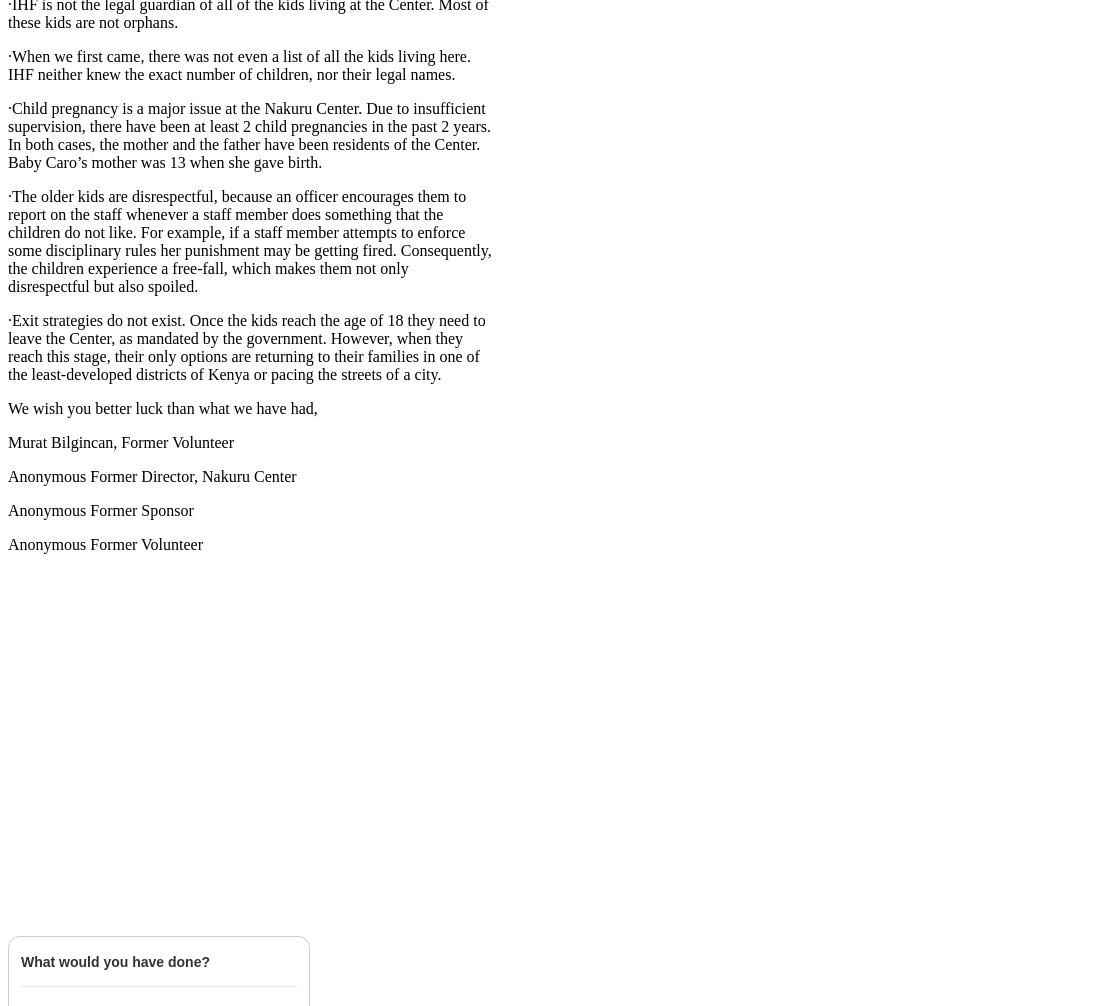 Image resolution: width=1110 pixels, height=1006 pixels. Describe the element at coordinates (115, 960) in the screenshot. I see `'What would you have done?'` at that location.